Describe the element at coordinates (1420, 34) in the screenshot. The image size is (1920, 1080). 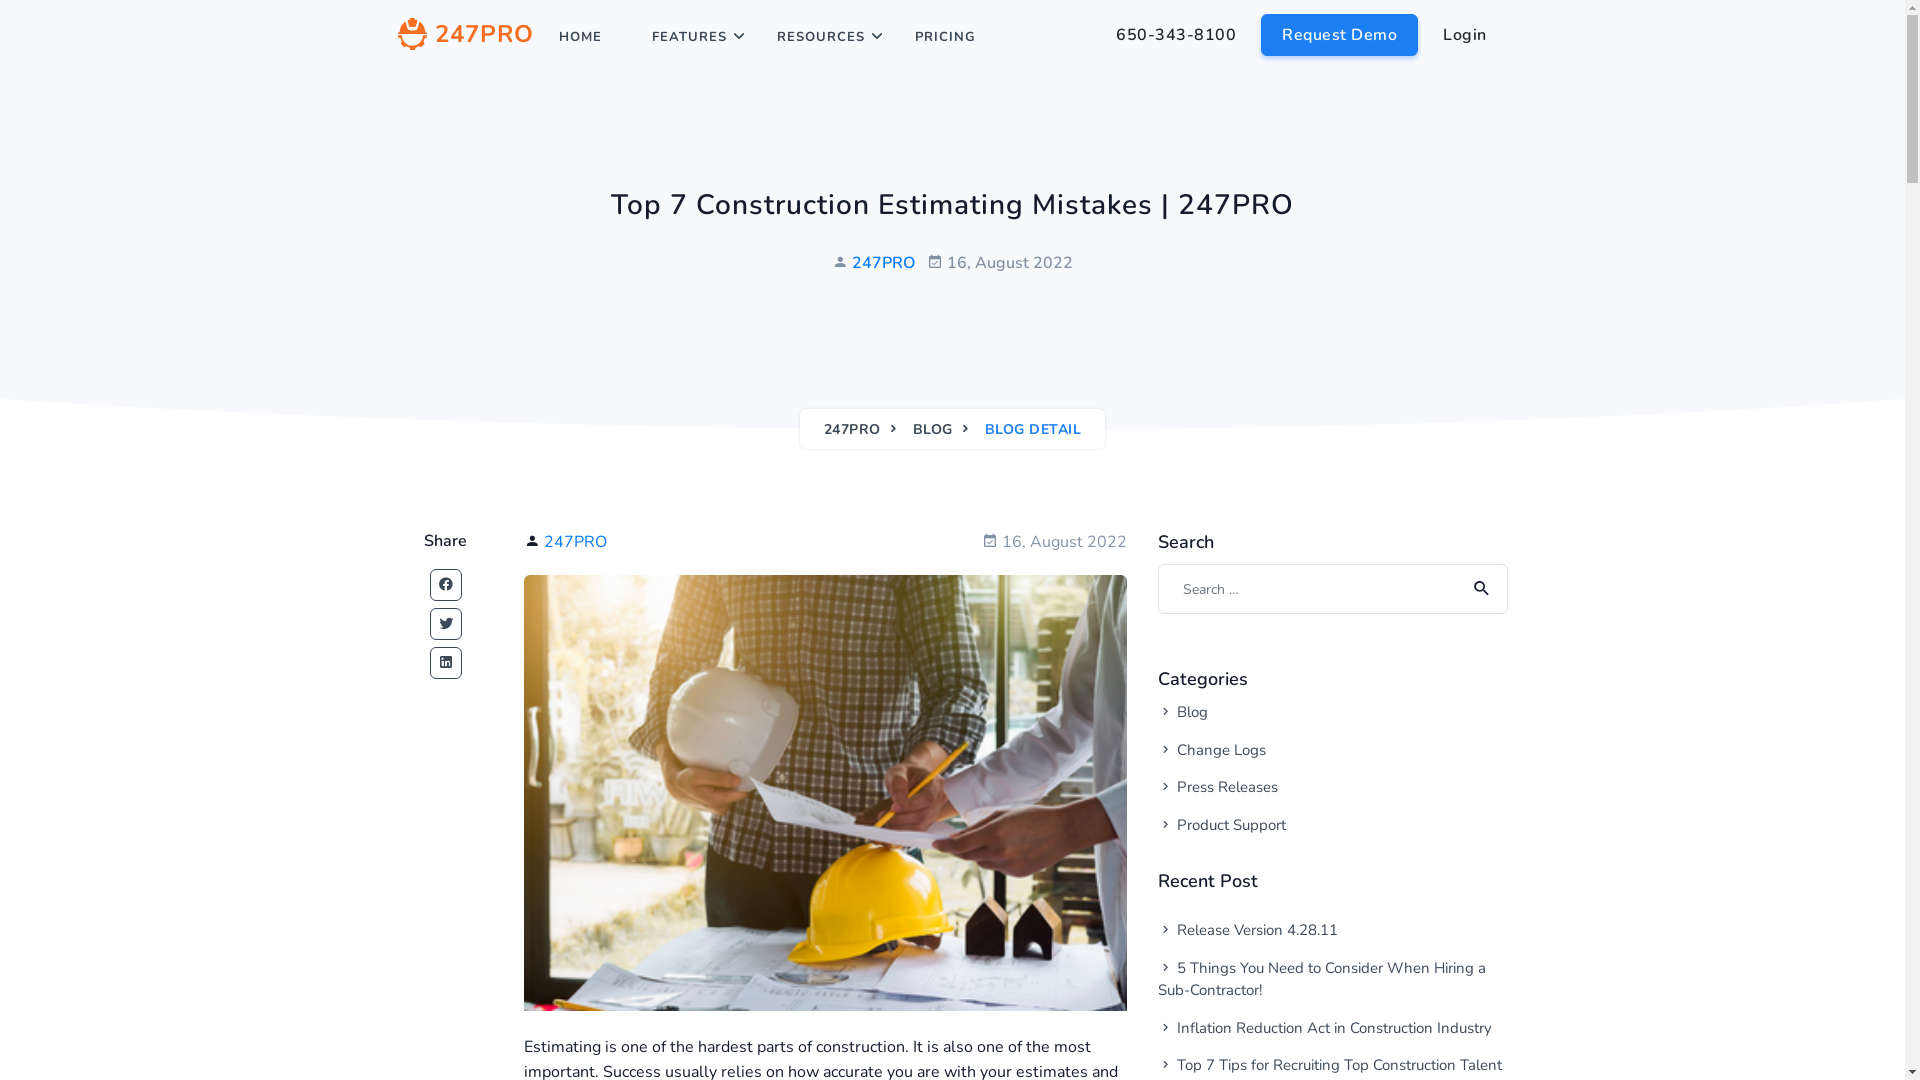
I see `'Login'` at that location.